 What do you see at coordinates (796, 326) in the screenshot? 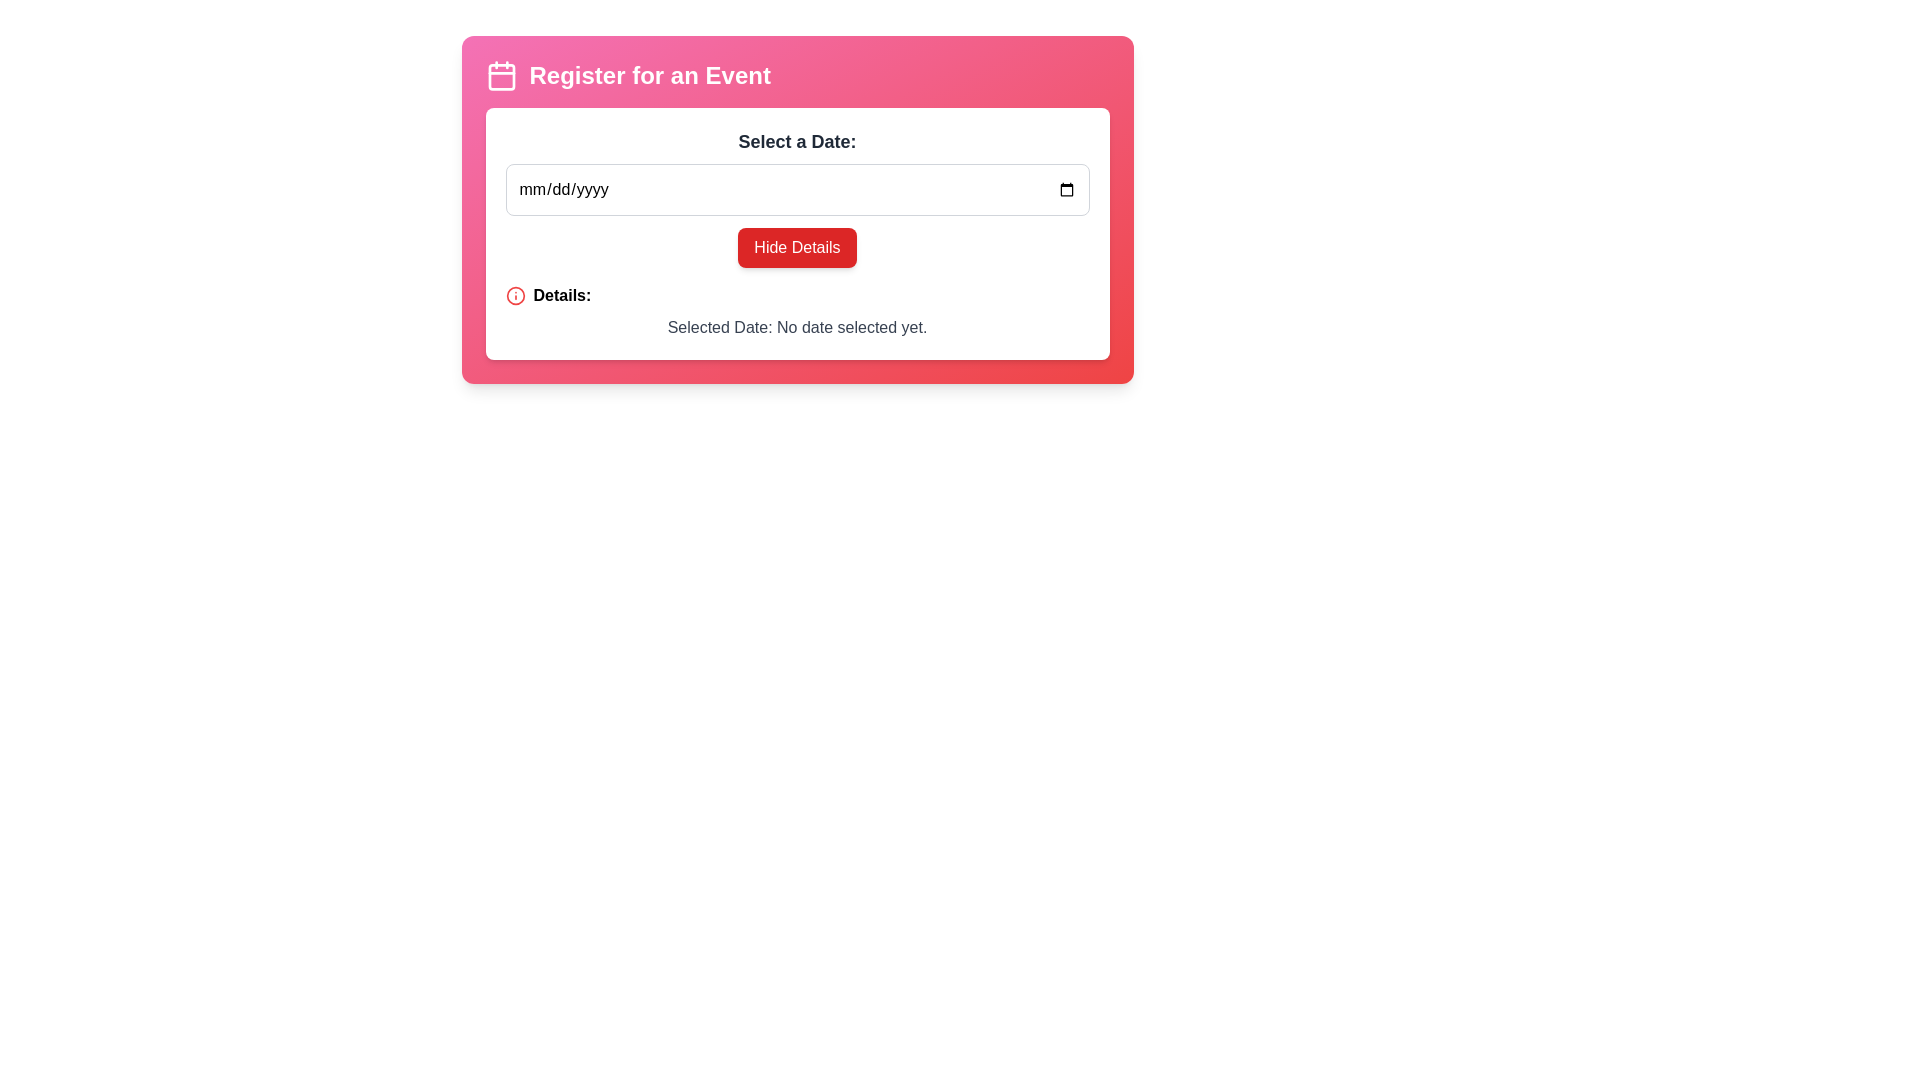
I see `the text segment that displays 'Selected Date: No date selected yet.' located below the 'Details:' label in the details section of the form` at bounding box center [796, 326].